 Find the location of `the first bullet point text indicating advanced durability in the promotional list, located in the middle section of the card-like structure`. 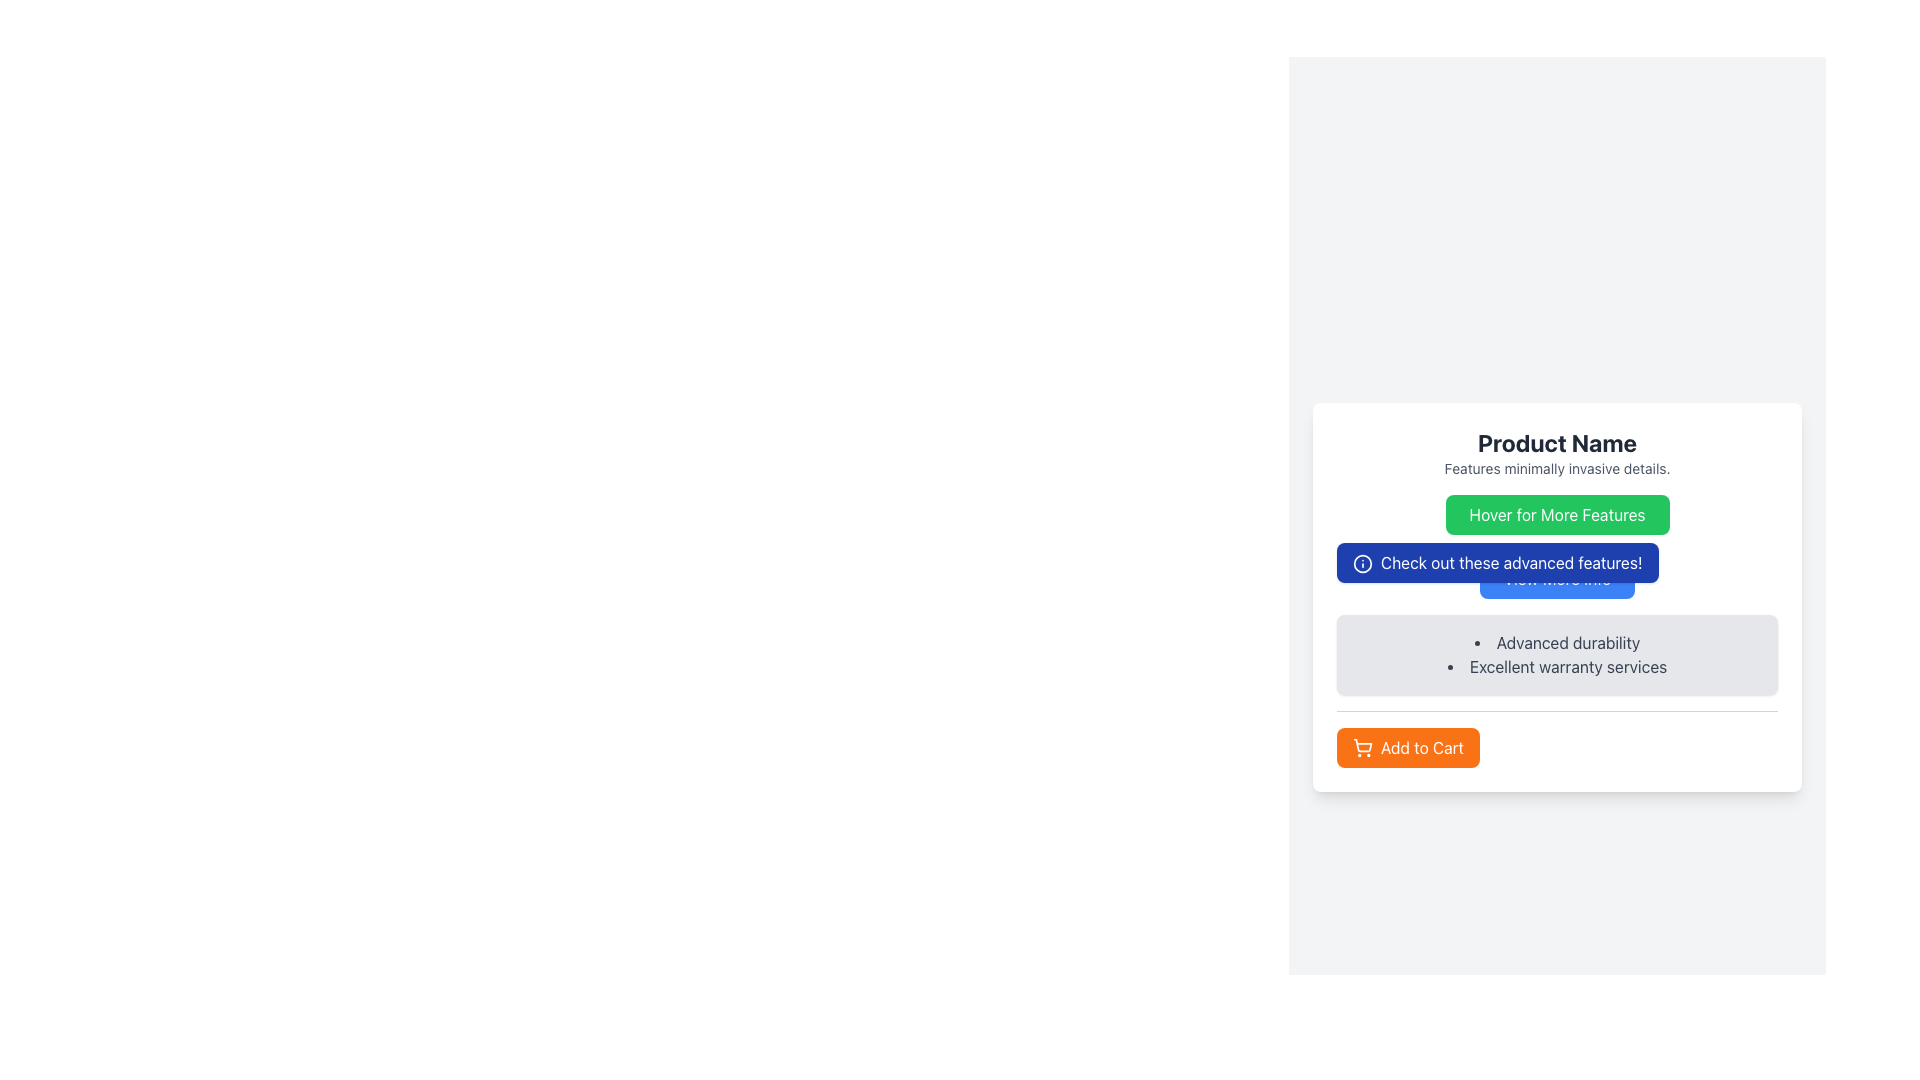

the first bullet point text indicating advanced durability in the promotional list, located in the middle section of the card-like structure is located at coordinates (1556, 642).